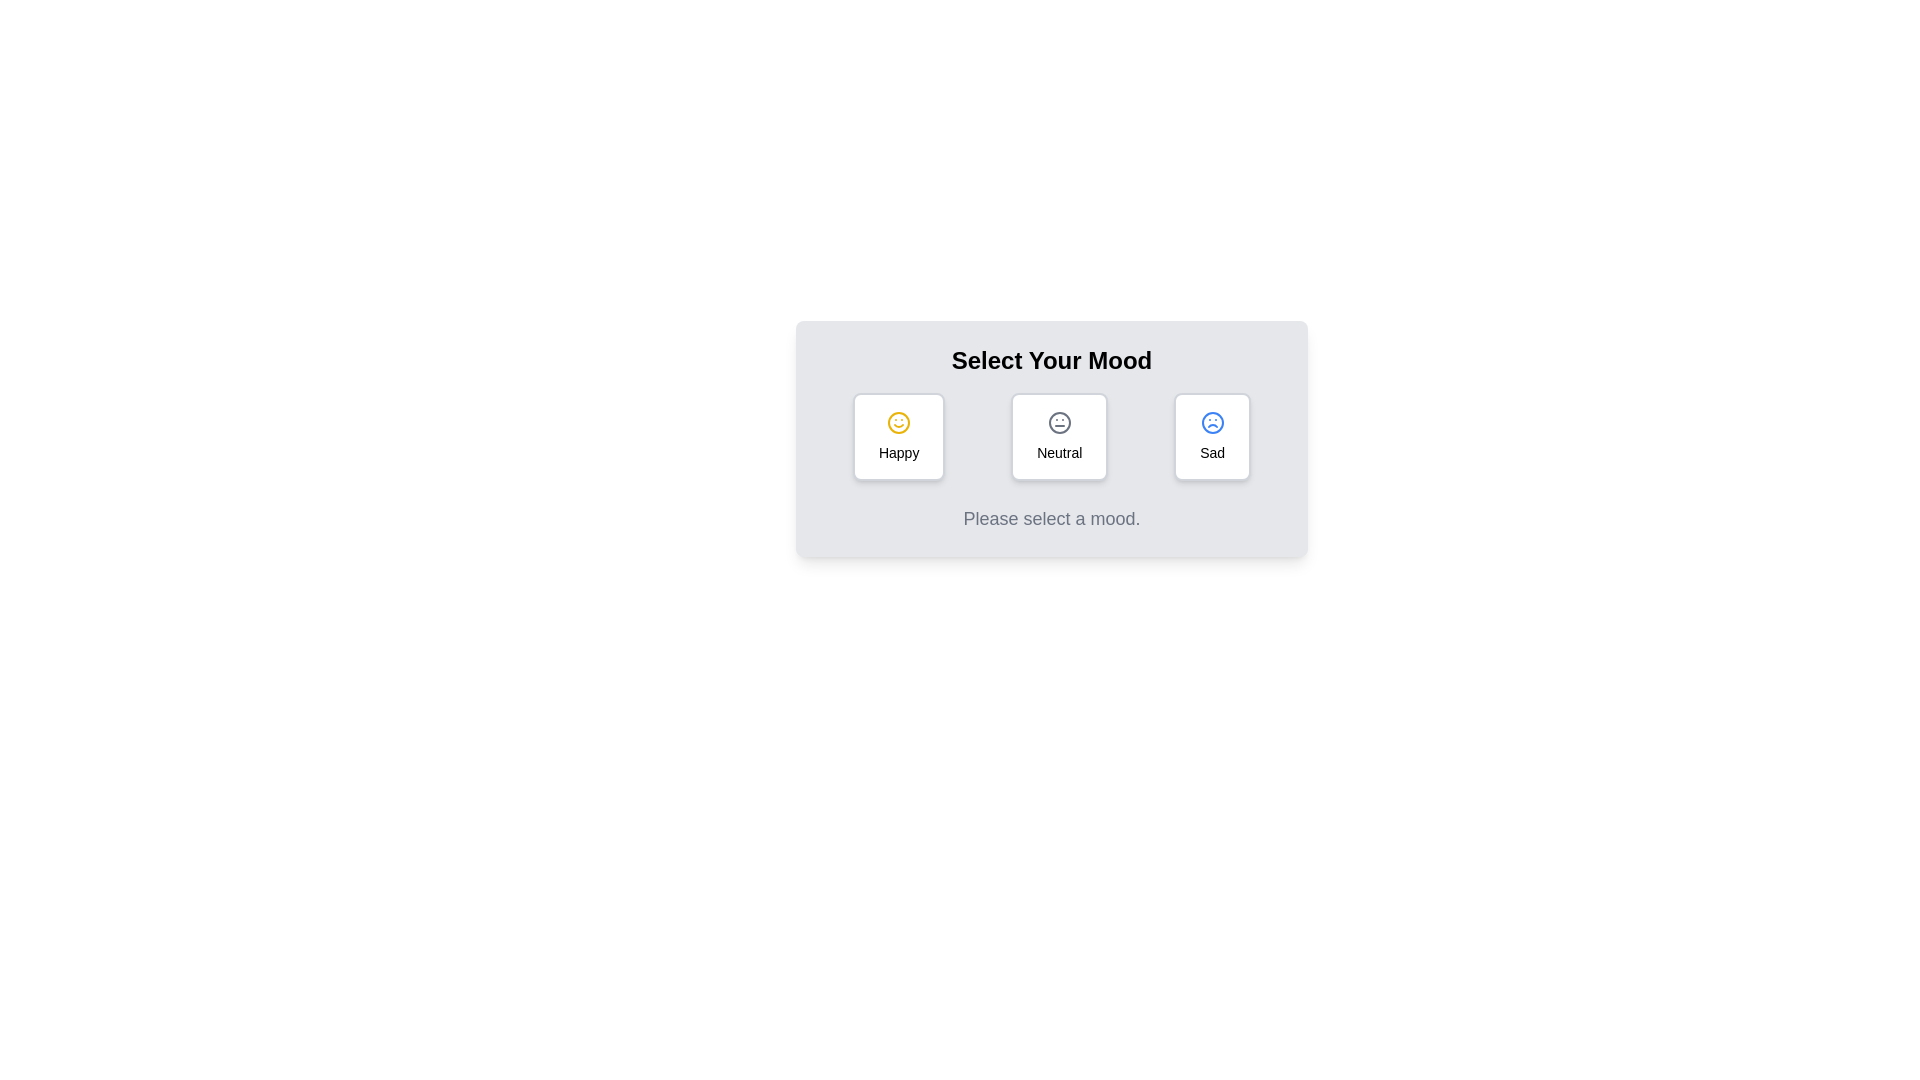 The height and width of the screenshot is (1080, 1920). Describe the element at coordinates (1050, 361) in the screenshot. I see `the centered text header styled in bold and large font with the text 'Select Your Mood', located within the top portion of a light-gray card component` at that location.